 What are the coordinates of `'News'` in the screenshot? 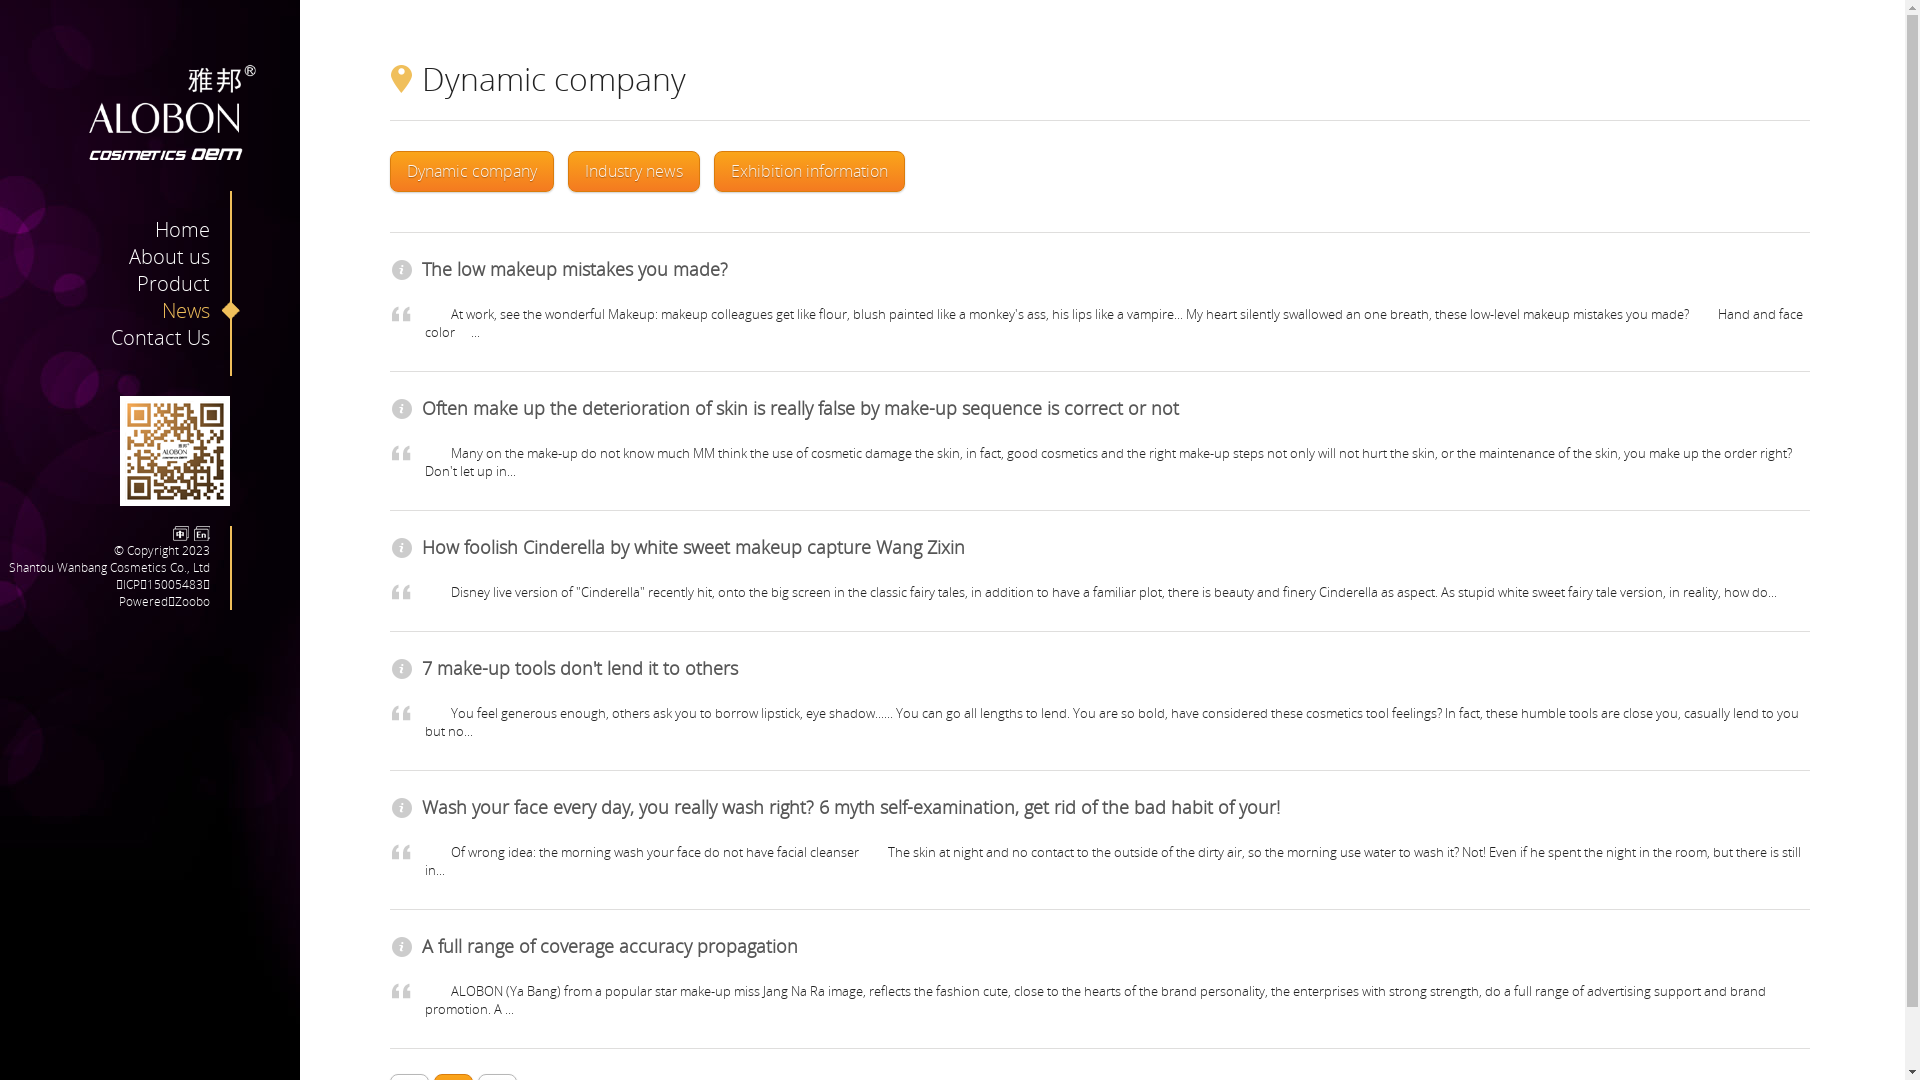 It's located at (201, 310).